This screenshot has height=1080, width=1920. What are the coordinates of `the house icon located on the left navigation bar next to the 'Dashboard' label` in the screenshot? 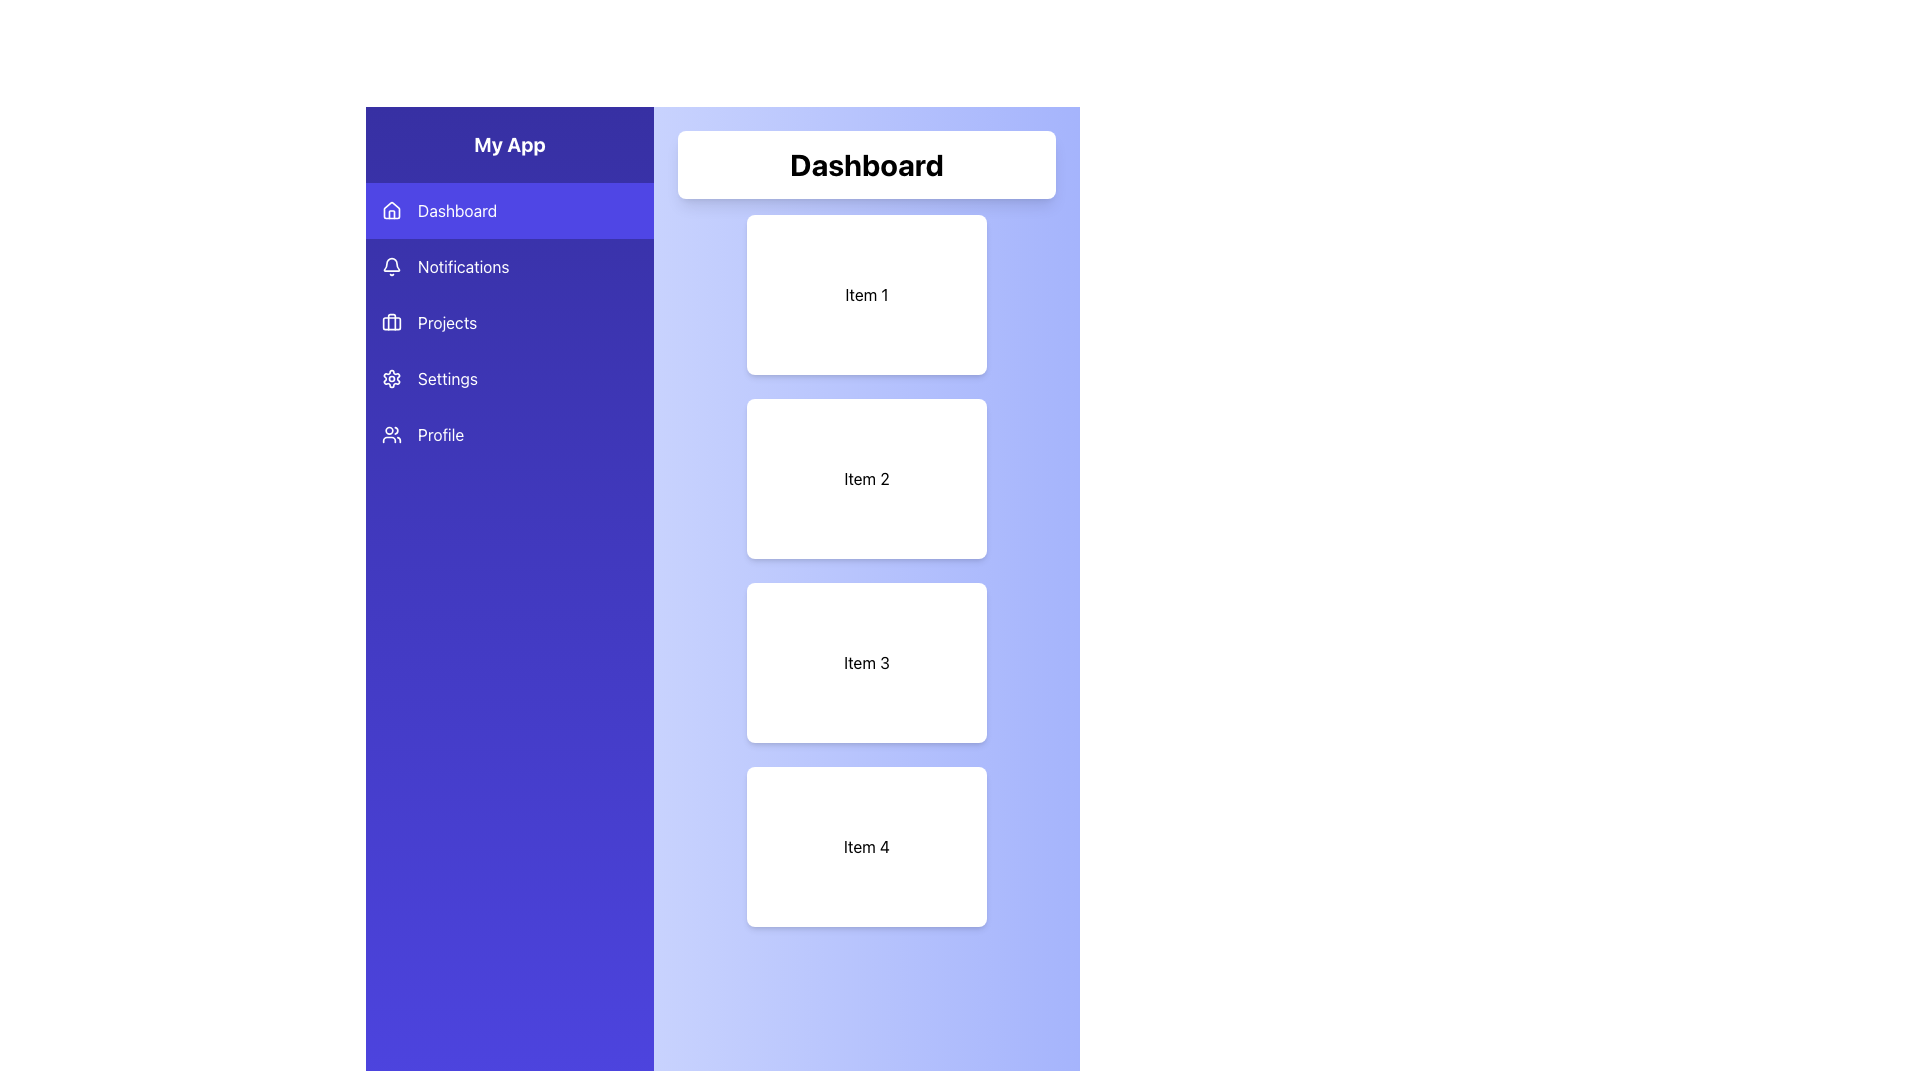 It's located at (392, 209).